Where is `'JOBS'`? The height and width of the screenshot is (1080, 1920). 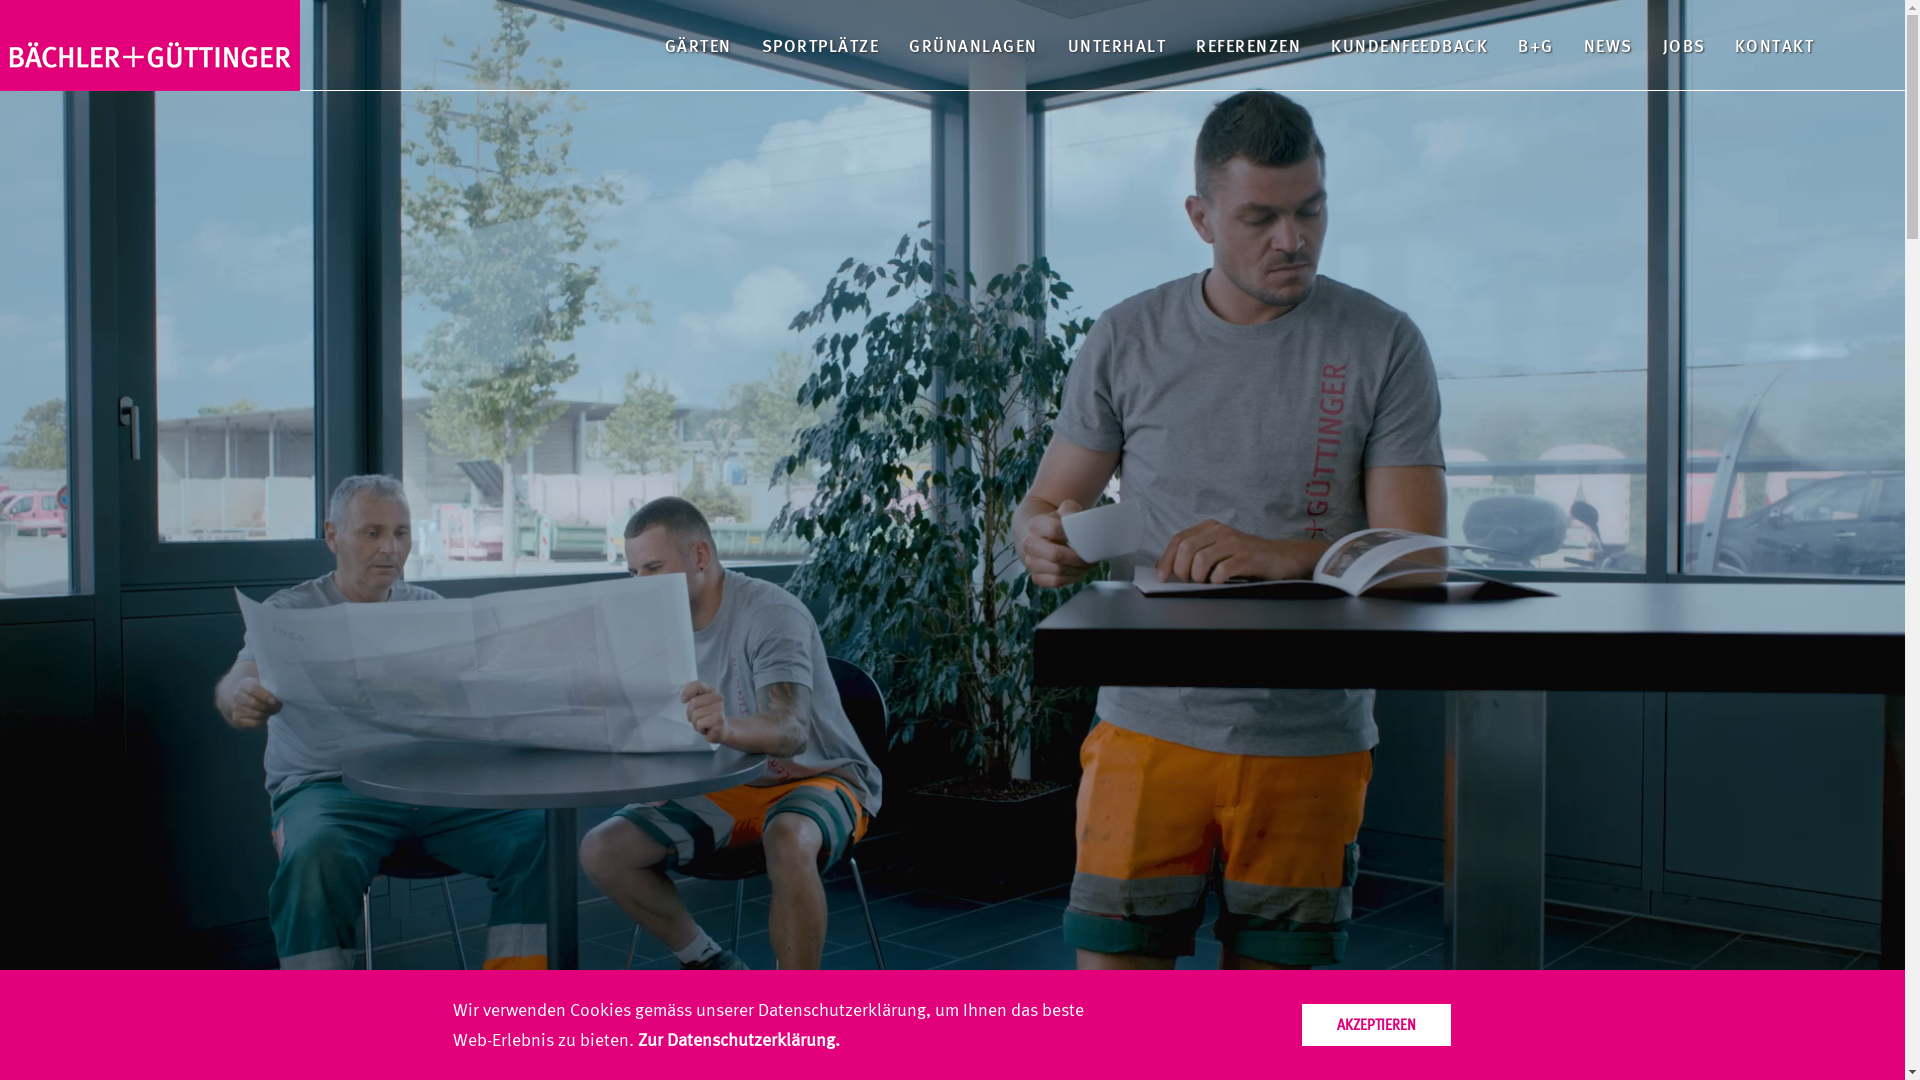 'JOBS' is located at coordinates (1682, 45).